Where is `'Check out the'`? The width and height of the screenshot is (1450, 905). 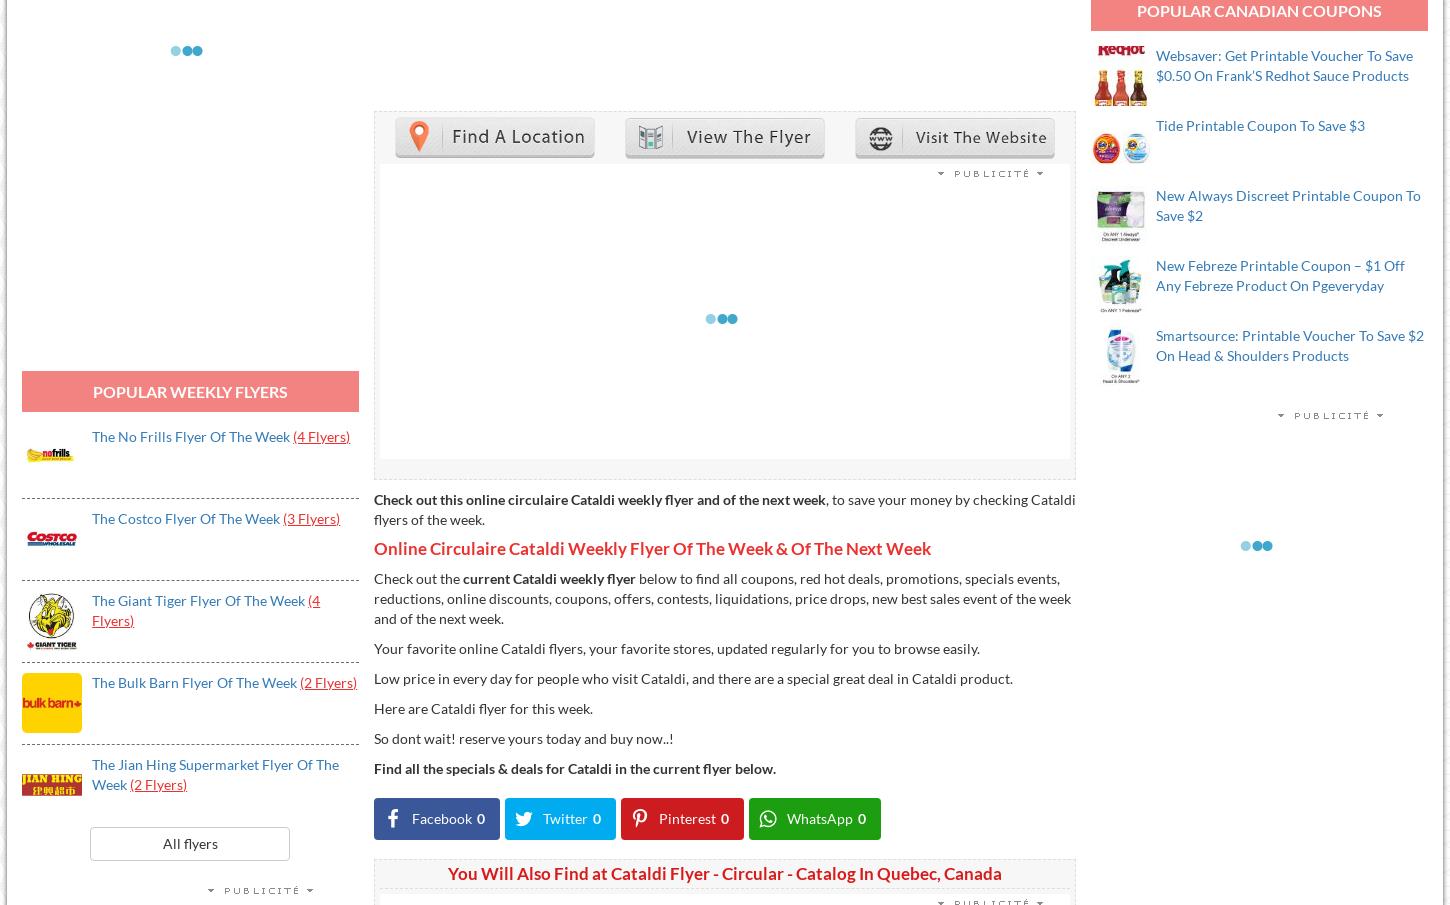
'Check out the' is located at coordinates (371, 577).